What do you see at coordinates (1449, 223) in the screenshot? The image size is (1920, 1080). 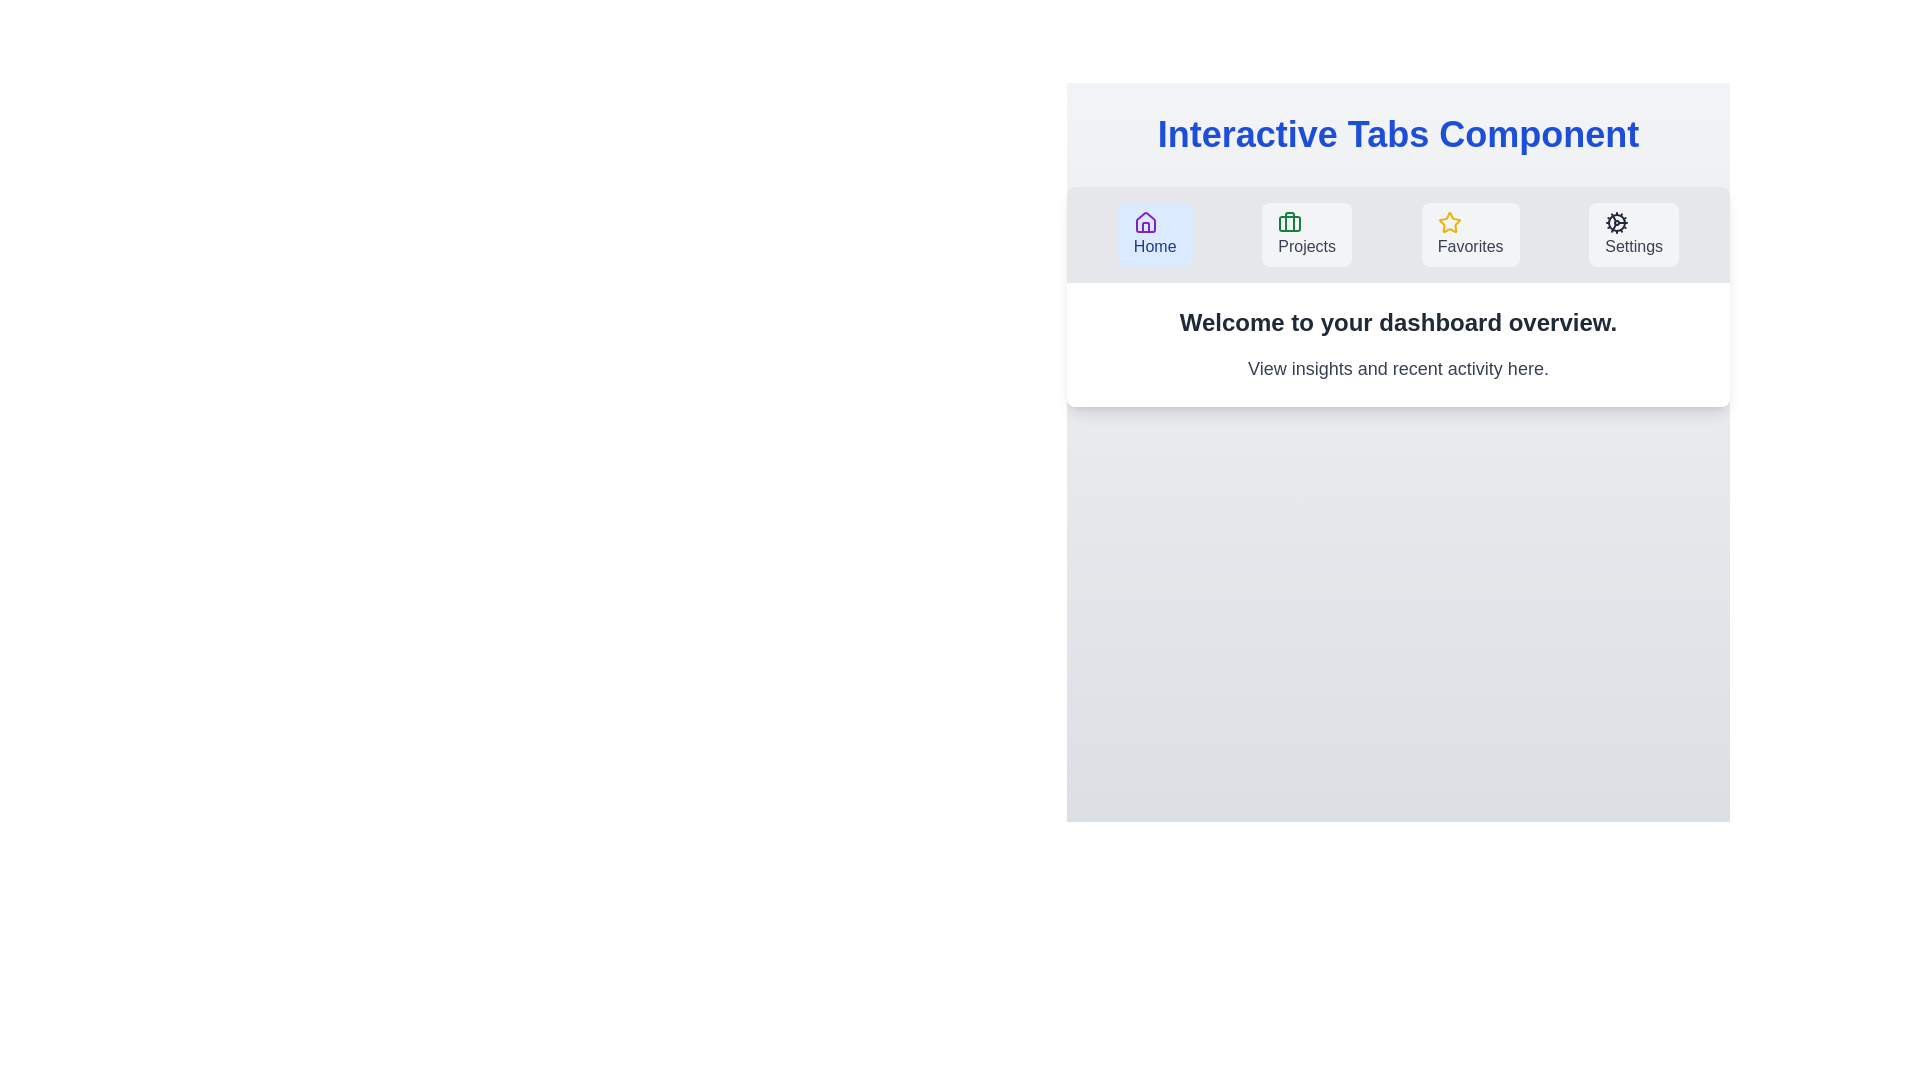 I see `the icon corresponding to the Favorites tab` at bounding box center [1449, 223].